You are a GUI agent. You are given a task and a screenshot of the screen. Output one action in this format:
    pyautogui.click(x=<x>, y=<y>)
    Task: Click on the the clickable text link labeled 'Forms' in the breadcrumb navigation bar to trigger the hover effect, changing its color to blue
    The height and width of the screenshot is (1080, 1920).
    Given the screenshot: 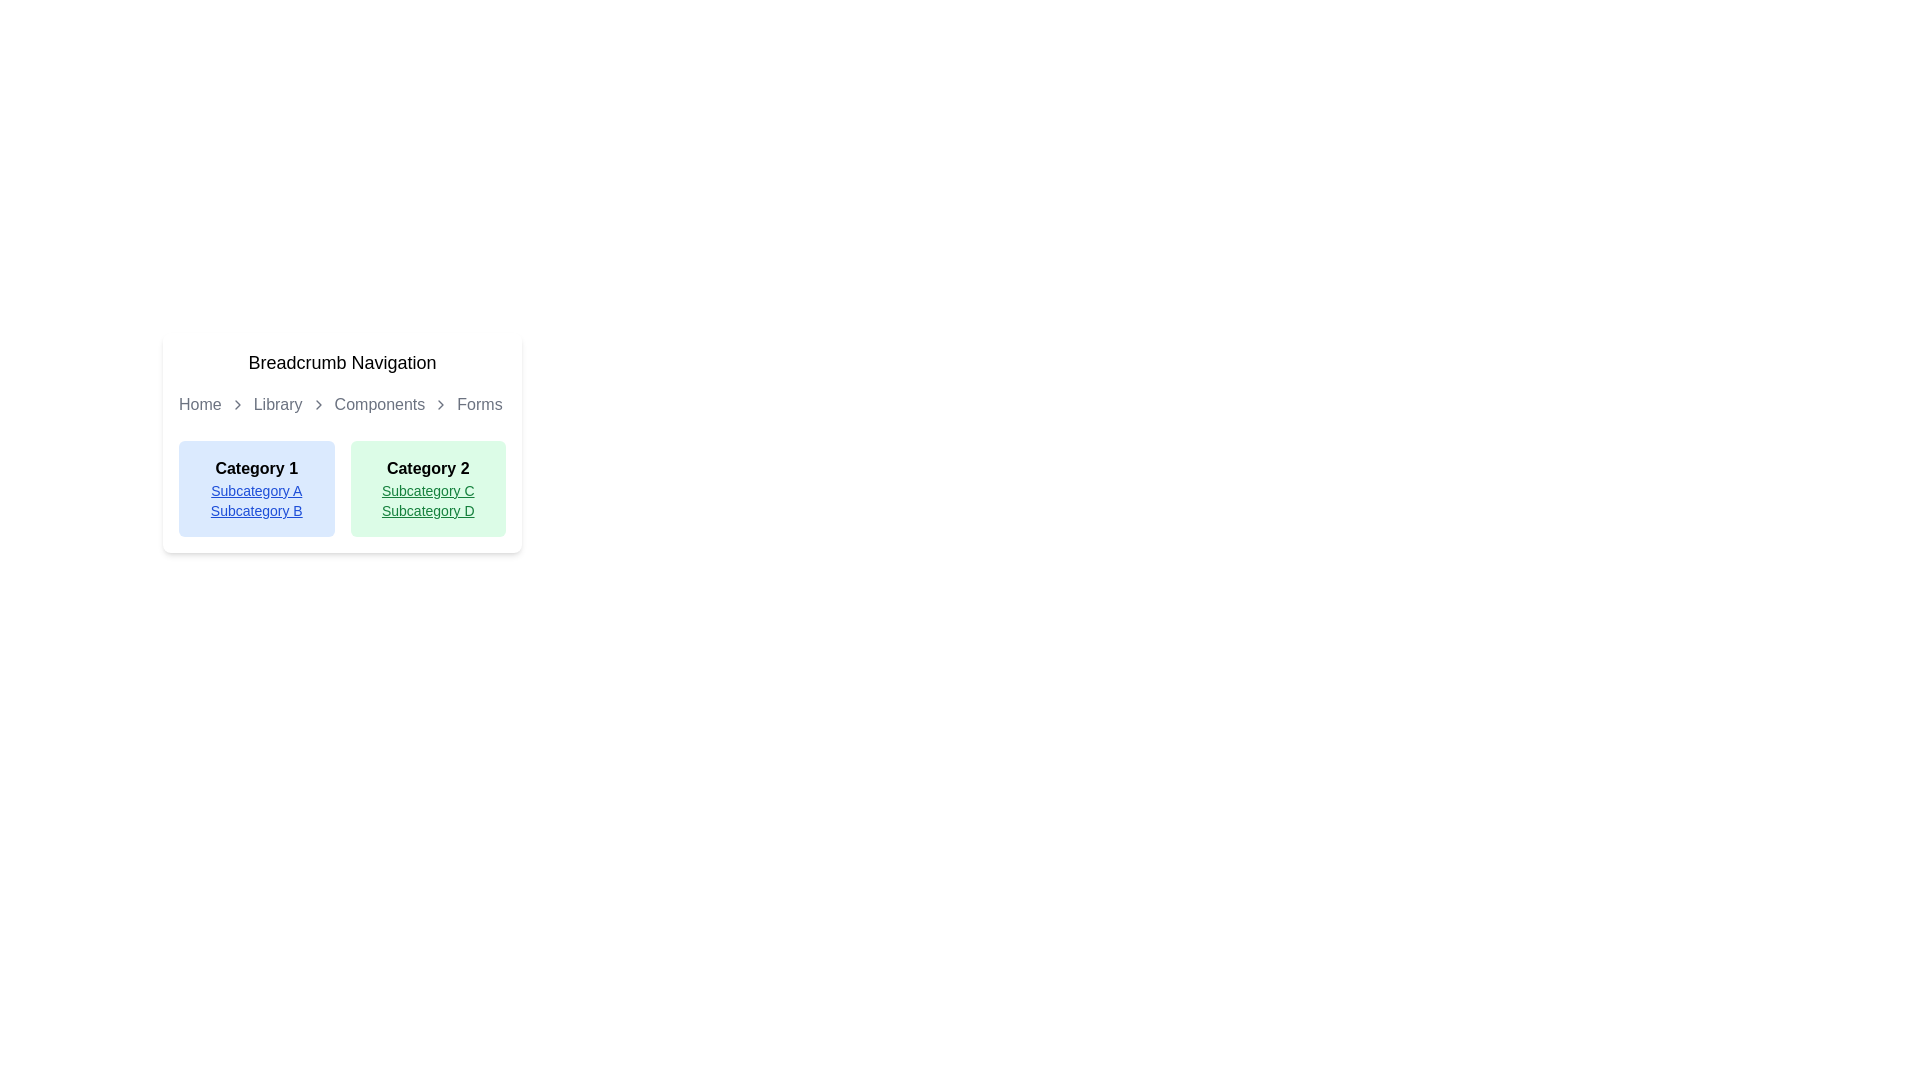 What is the action you would take?
    pyautogui.click(x=480, y=405)
    